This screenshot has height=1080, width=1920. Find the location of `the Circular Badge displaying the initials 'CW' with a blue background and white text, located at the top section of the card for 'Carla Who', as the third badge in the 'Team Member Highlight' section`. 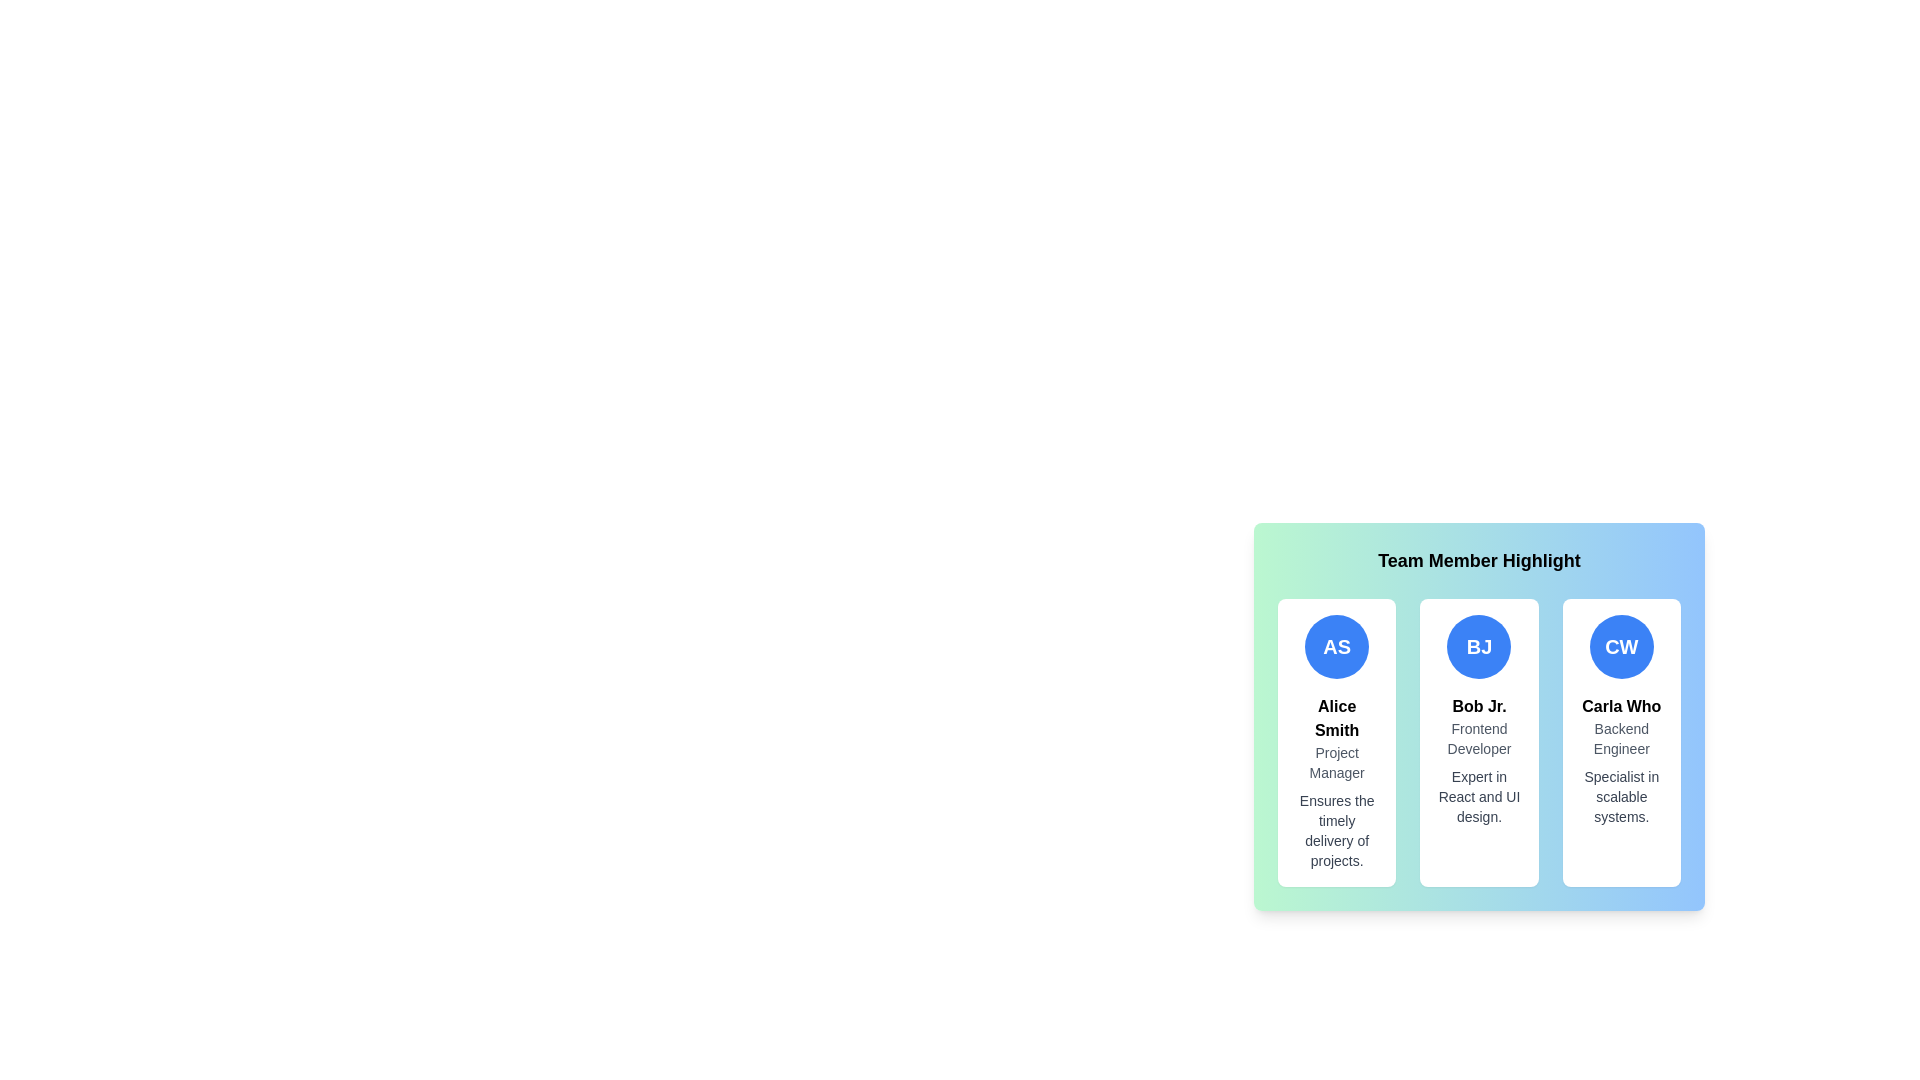

the Circular Badge displaying the initials 'CW' with a blue background and white text, located at the top section of the card for 'Carla Who', as the third badge in the 'Team Member Highlight' section is located at coordinates (1621, 647).